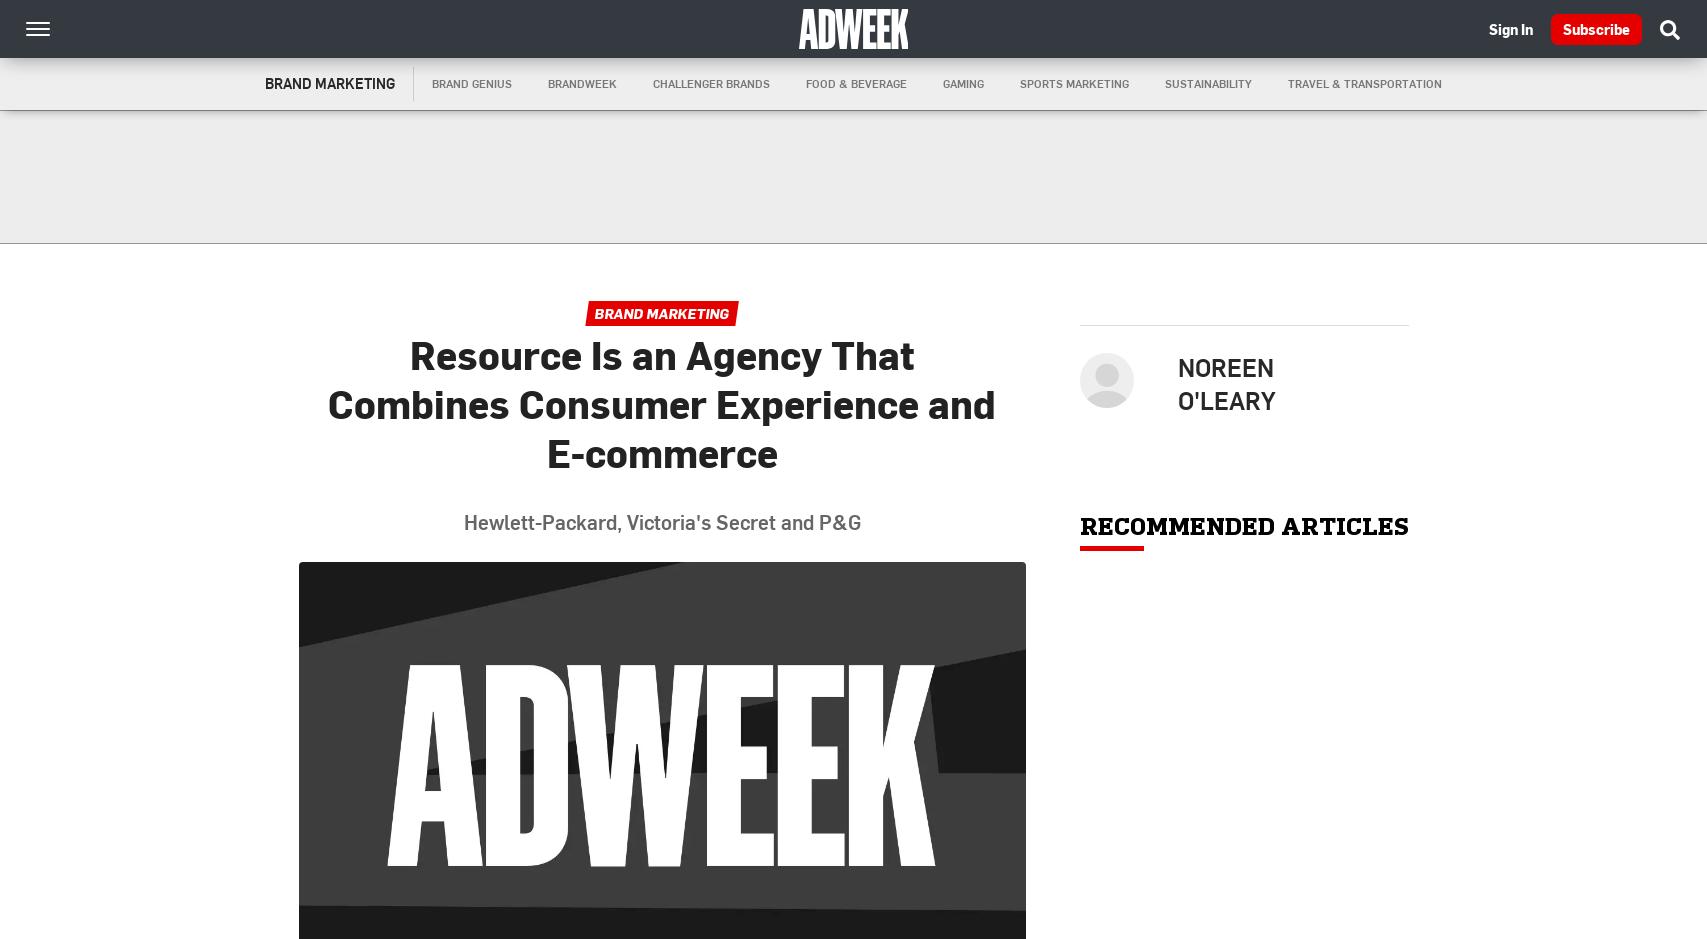 The height and width of the screenshot is (939, 1707). I want to click on 'Sign In', so click(1510, 28).